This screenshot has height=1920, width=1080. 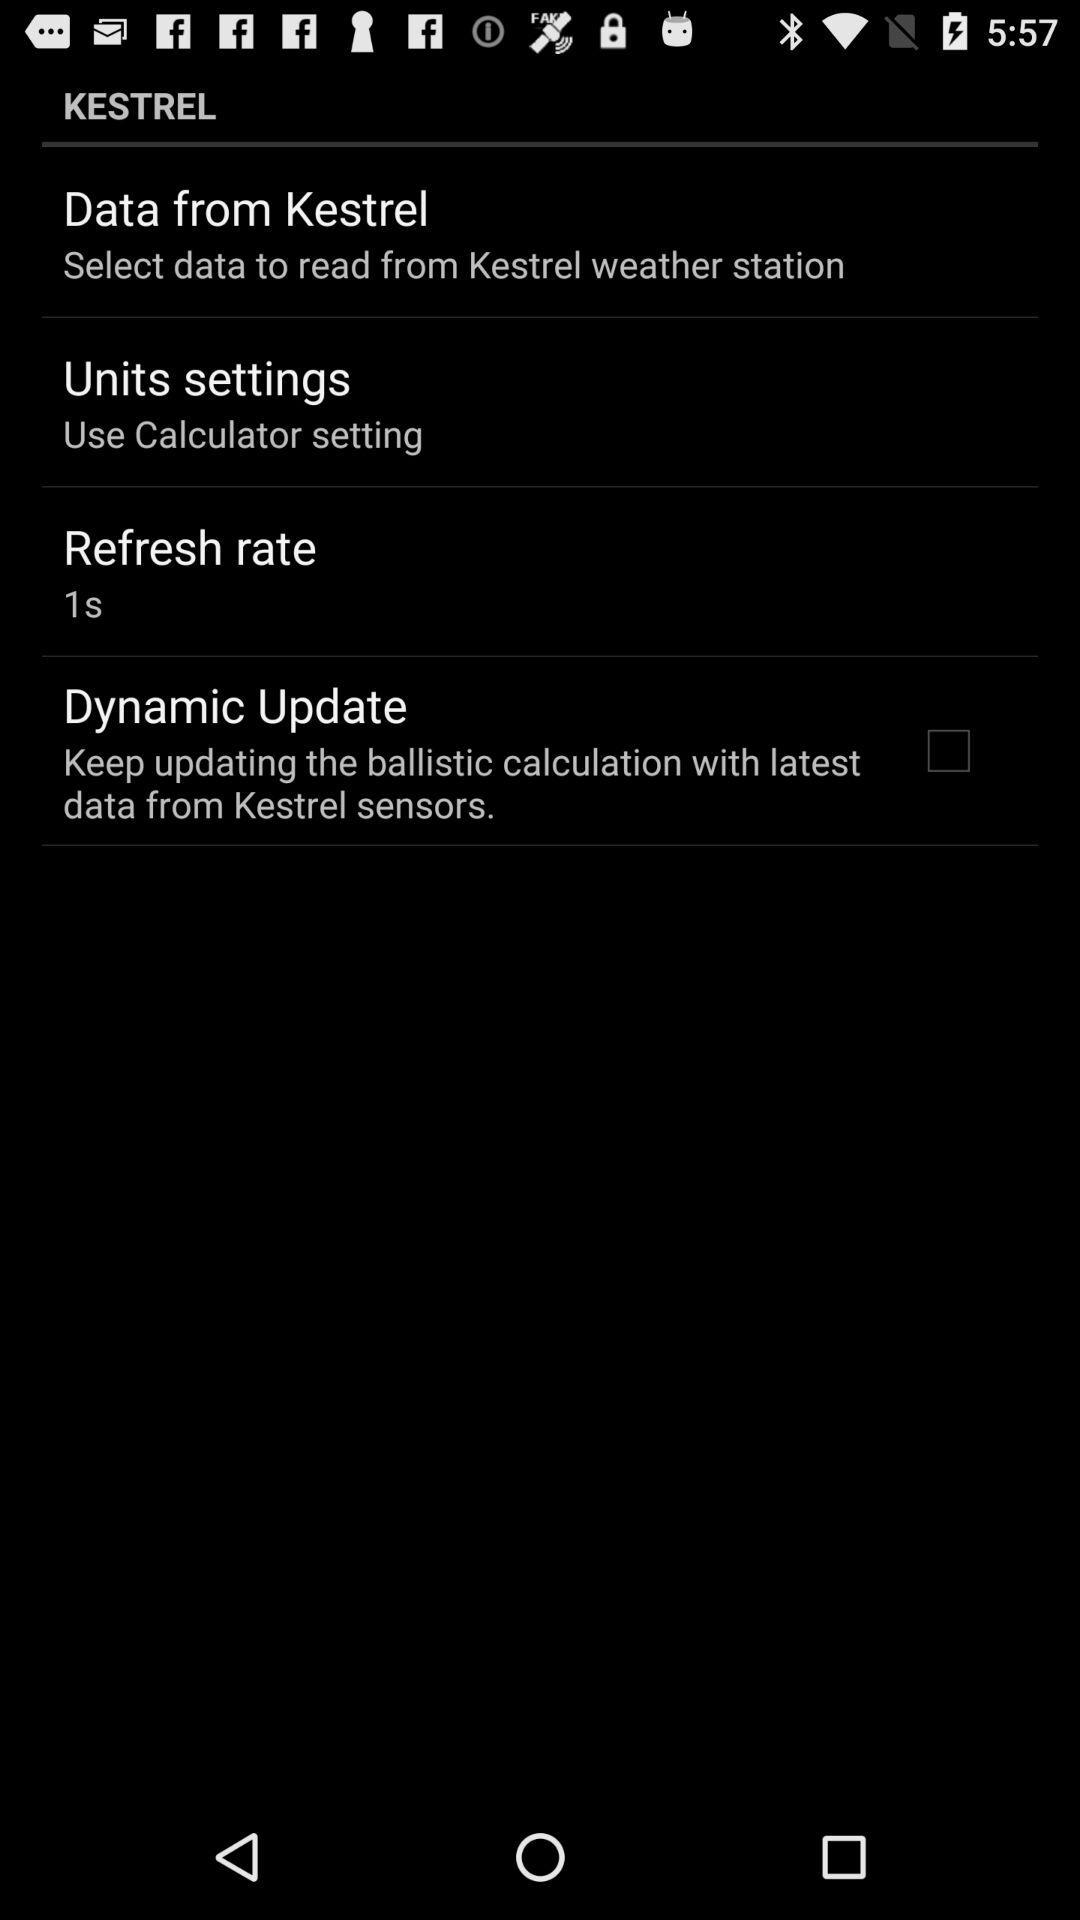 What do you see at coordinates (234, 704) in the screenshot?
I see `the icon above the keep updating the` at bounding box center [234, 704].